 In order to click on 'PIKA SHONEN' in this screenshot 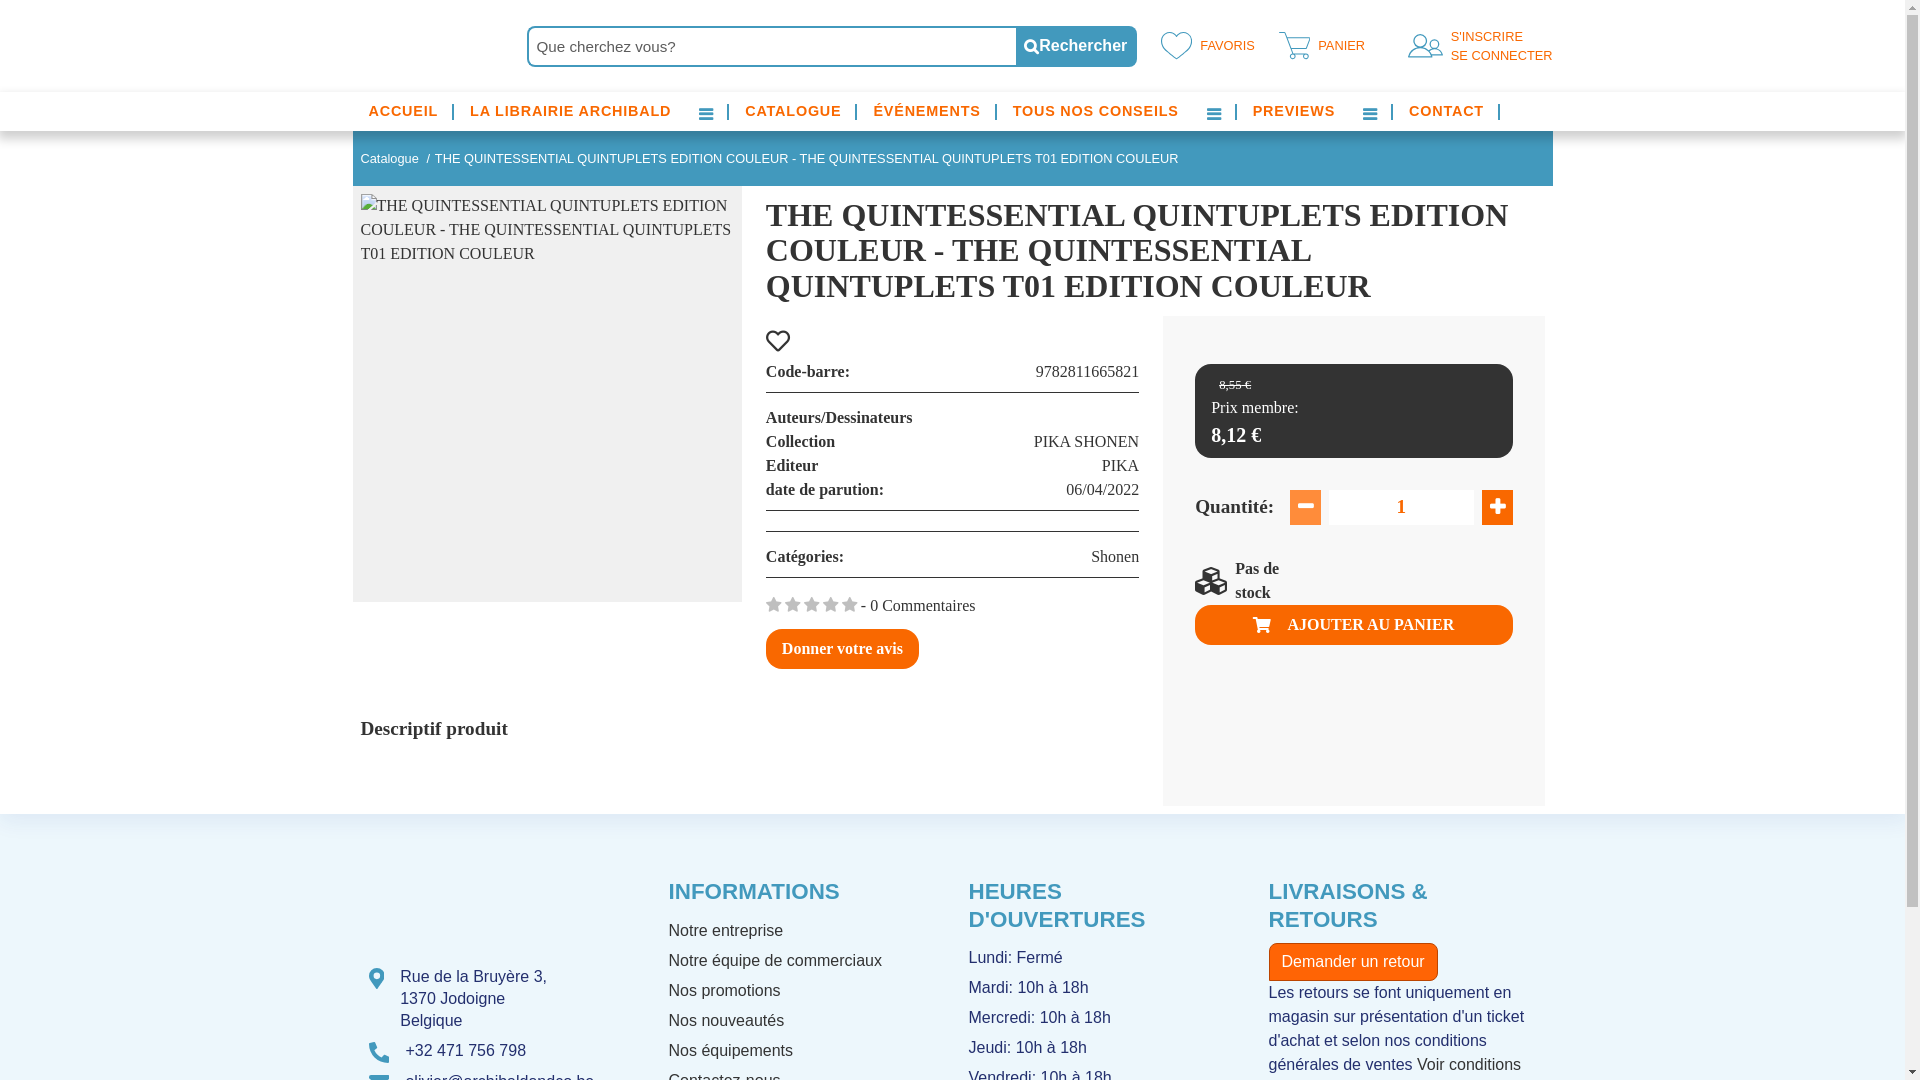, I will do `click(1085, 440)`.